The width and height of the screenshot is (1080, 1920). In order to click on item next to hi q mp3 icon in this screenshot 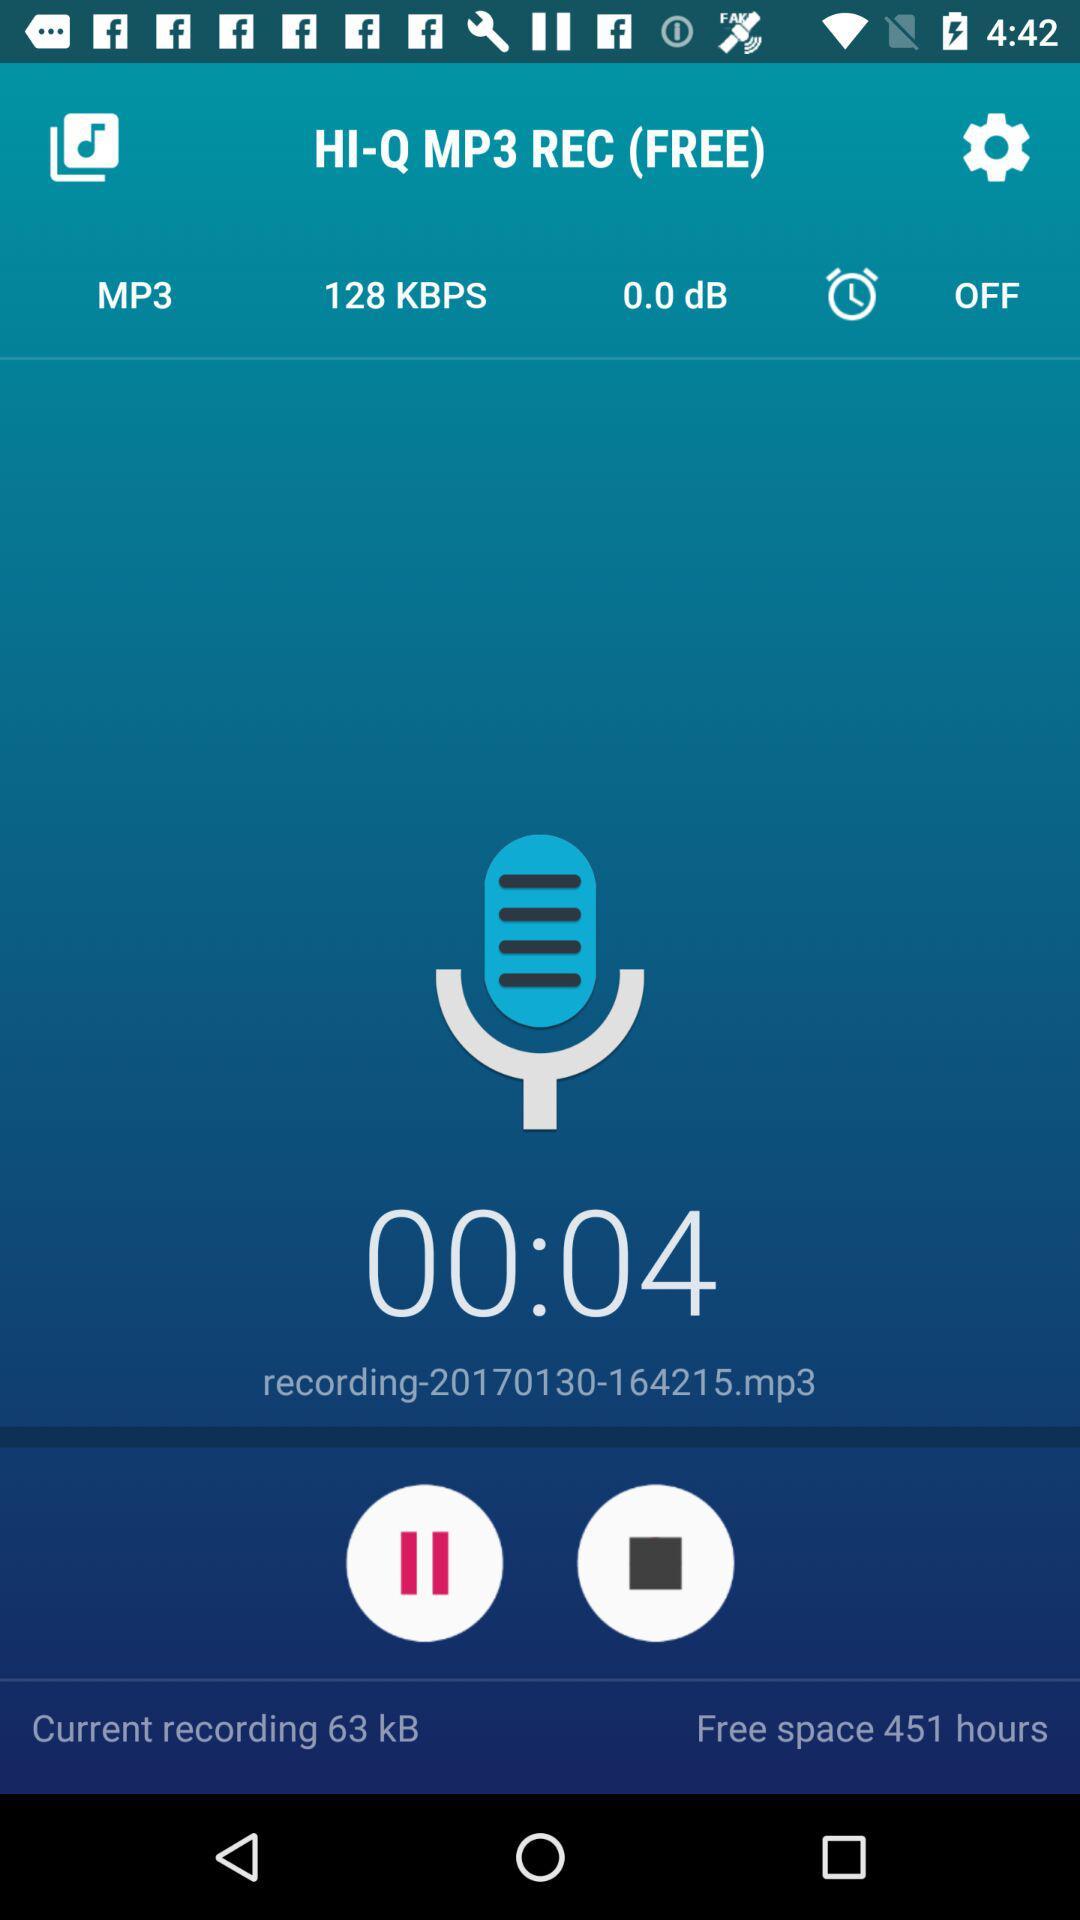, I will do `click(995, 146)`.